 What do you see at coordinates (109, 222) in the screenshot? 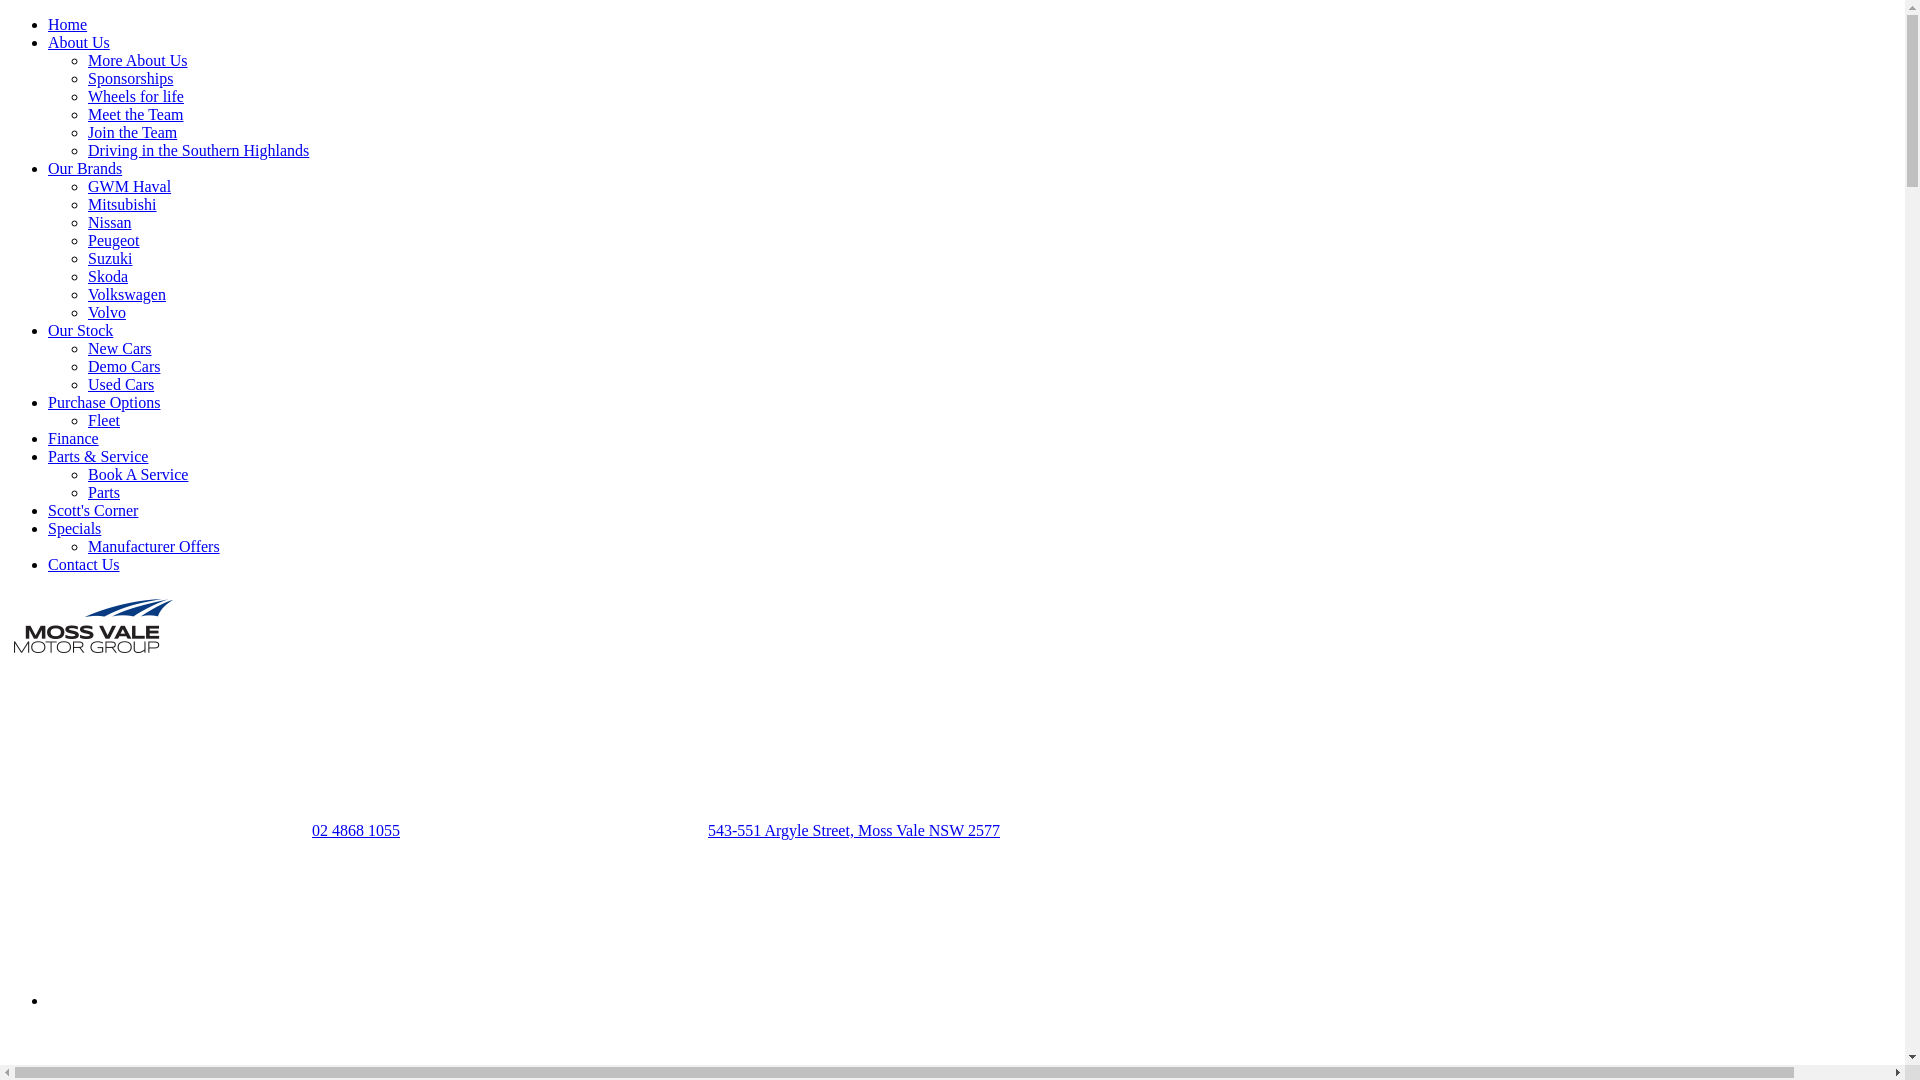
I see `'Nissan'` at bounding box center [109, 222].